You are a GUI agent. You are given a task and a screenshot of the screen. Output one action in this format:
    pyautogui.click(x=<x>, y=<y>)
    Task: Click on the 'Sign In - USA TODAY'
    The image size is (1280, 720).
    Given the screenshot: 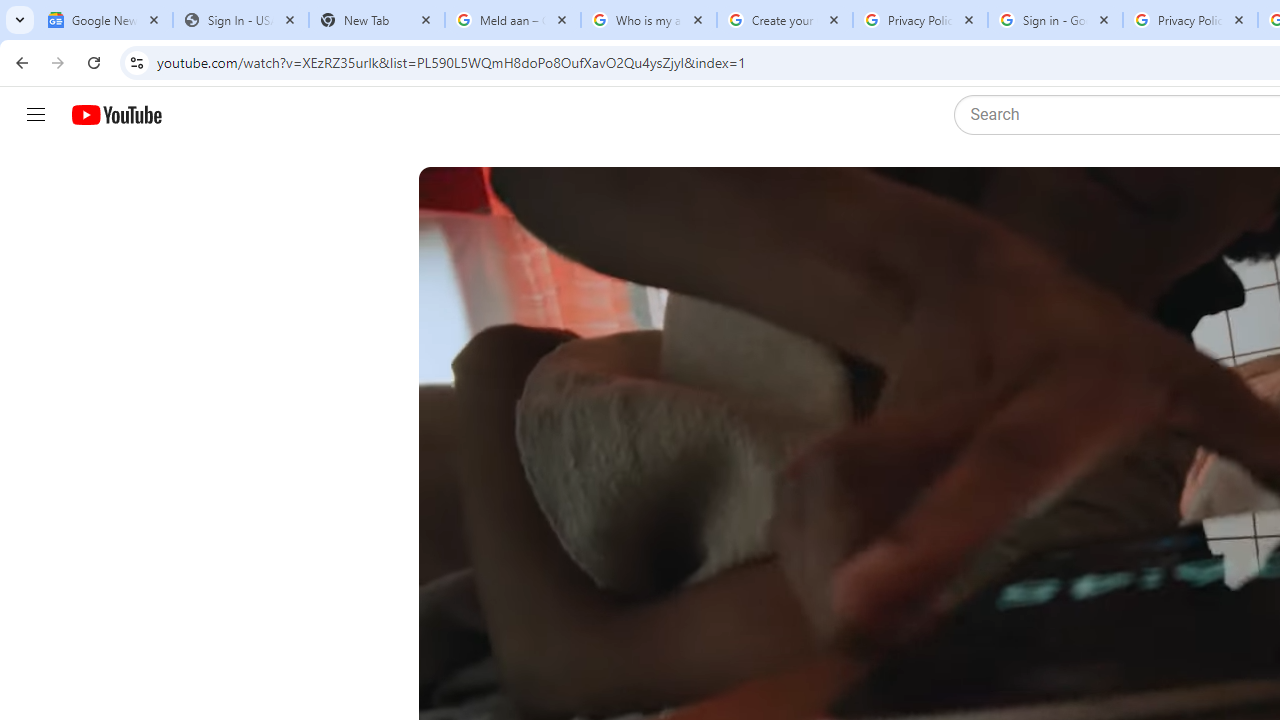 What is the action you would take?
    pyautogui.click(x=240, y=20)
    